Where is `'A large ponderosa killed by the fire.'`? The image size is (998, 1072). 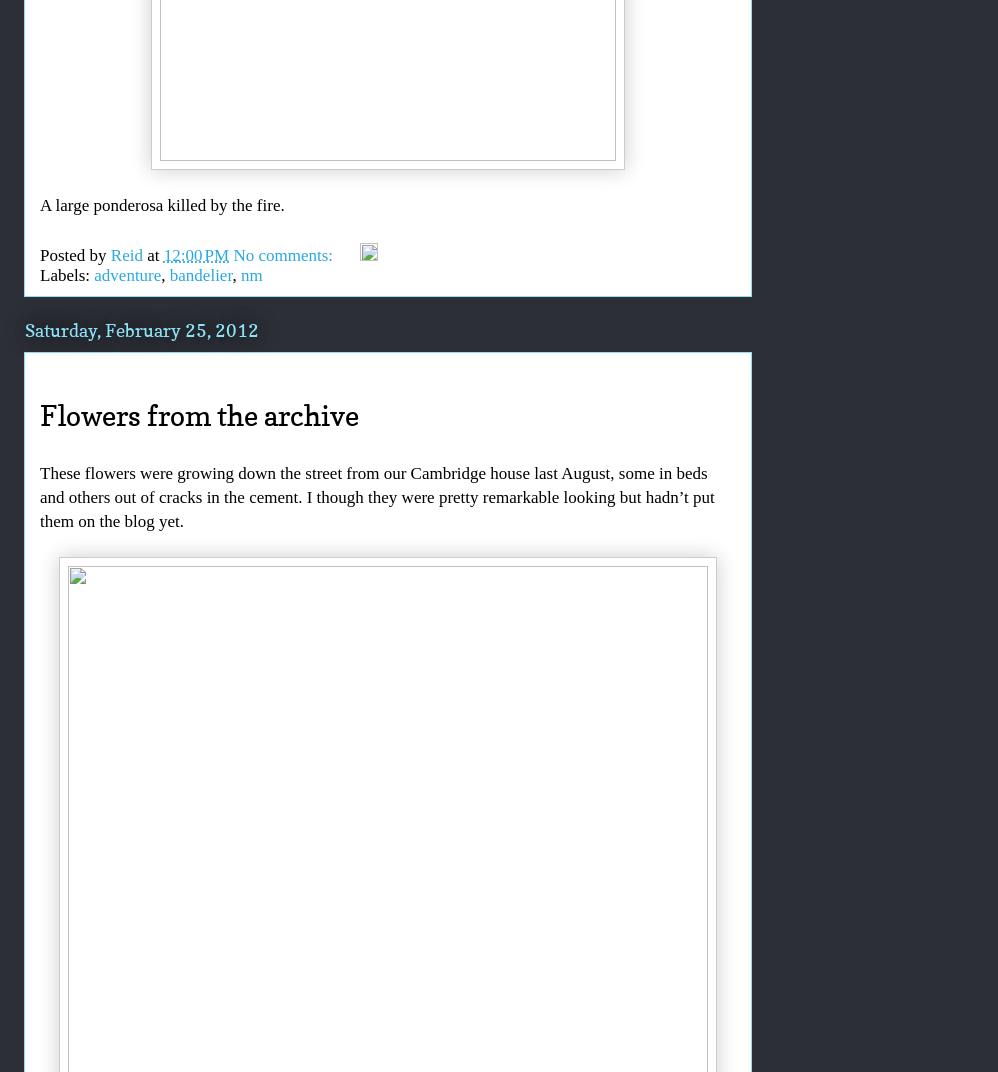
'A large ponderosa killed by the fire.' is located at coordinates (160, 204).